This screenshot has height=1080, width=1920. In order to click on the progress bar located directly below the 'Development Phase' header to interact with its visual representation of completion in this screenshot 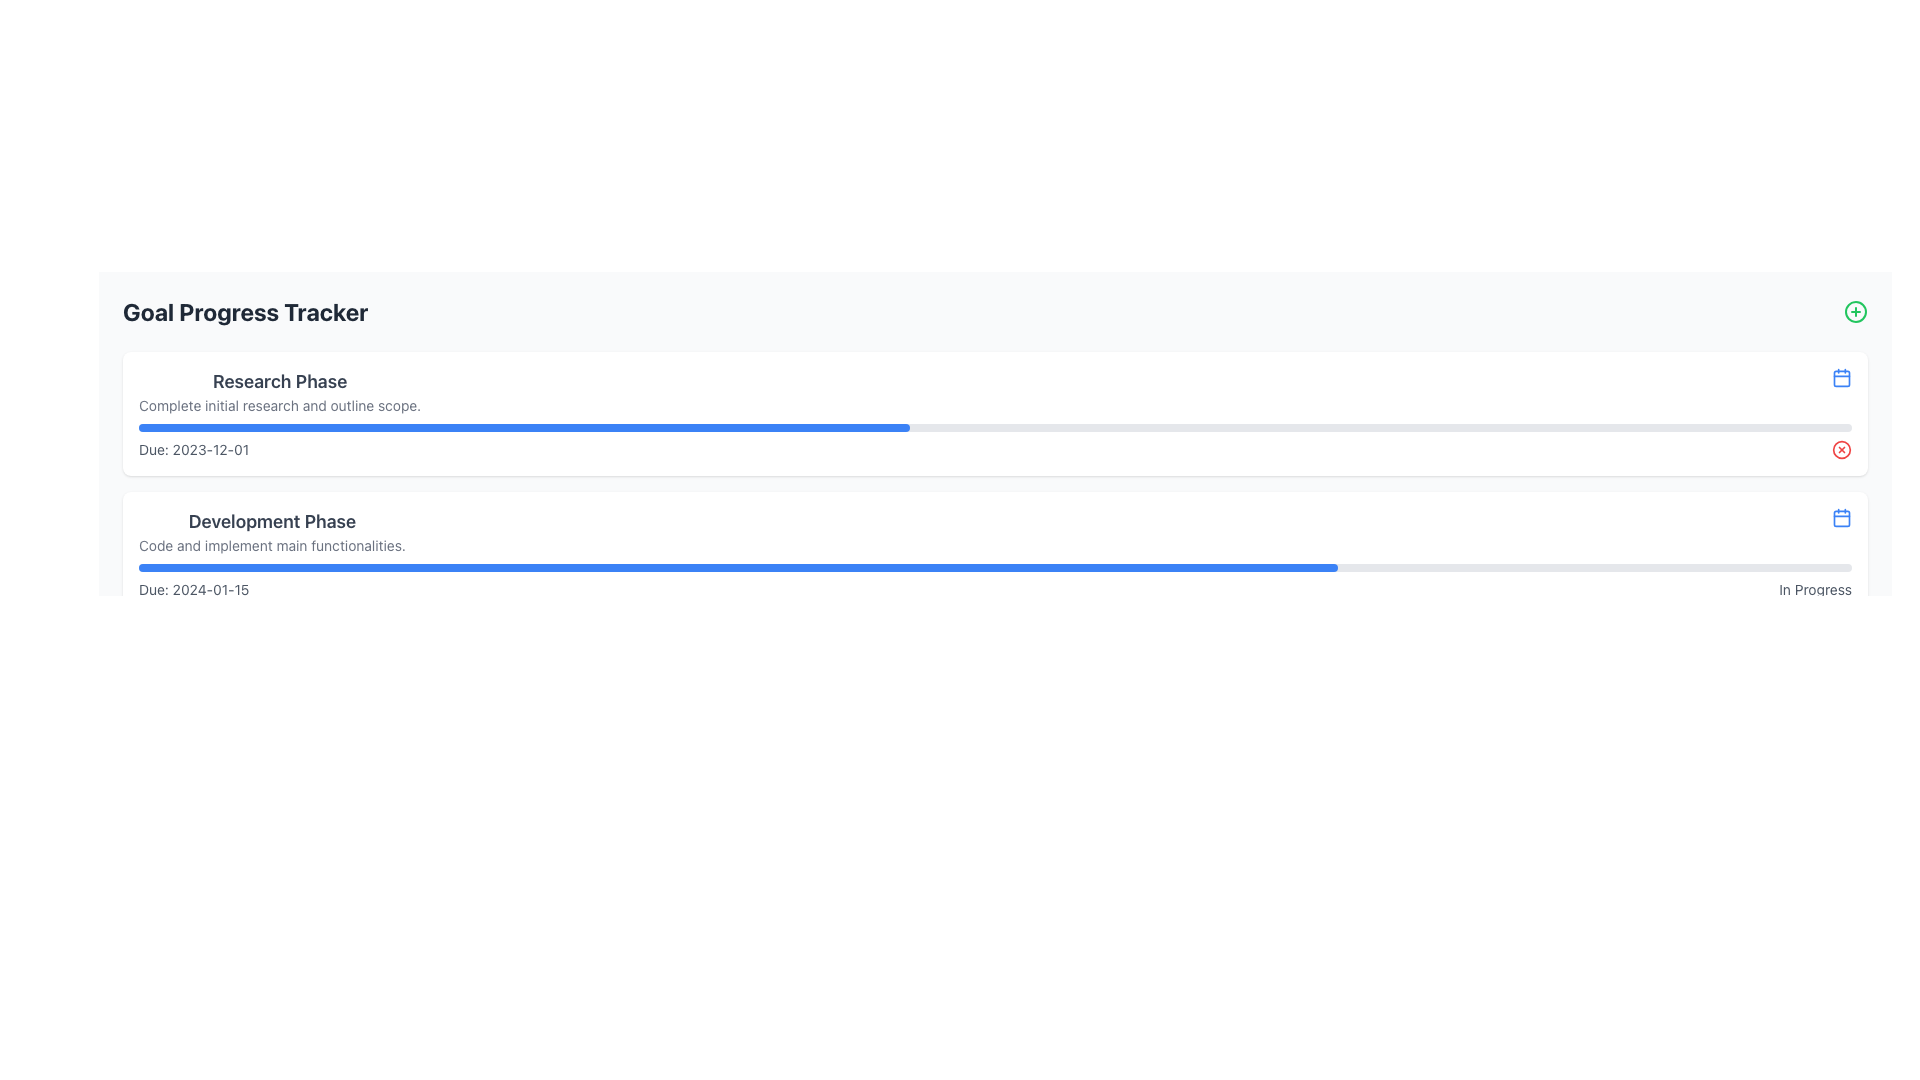, I will do `click(995, 567)`.